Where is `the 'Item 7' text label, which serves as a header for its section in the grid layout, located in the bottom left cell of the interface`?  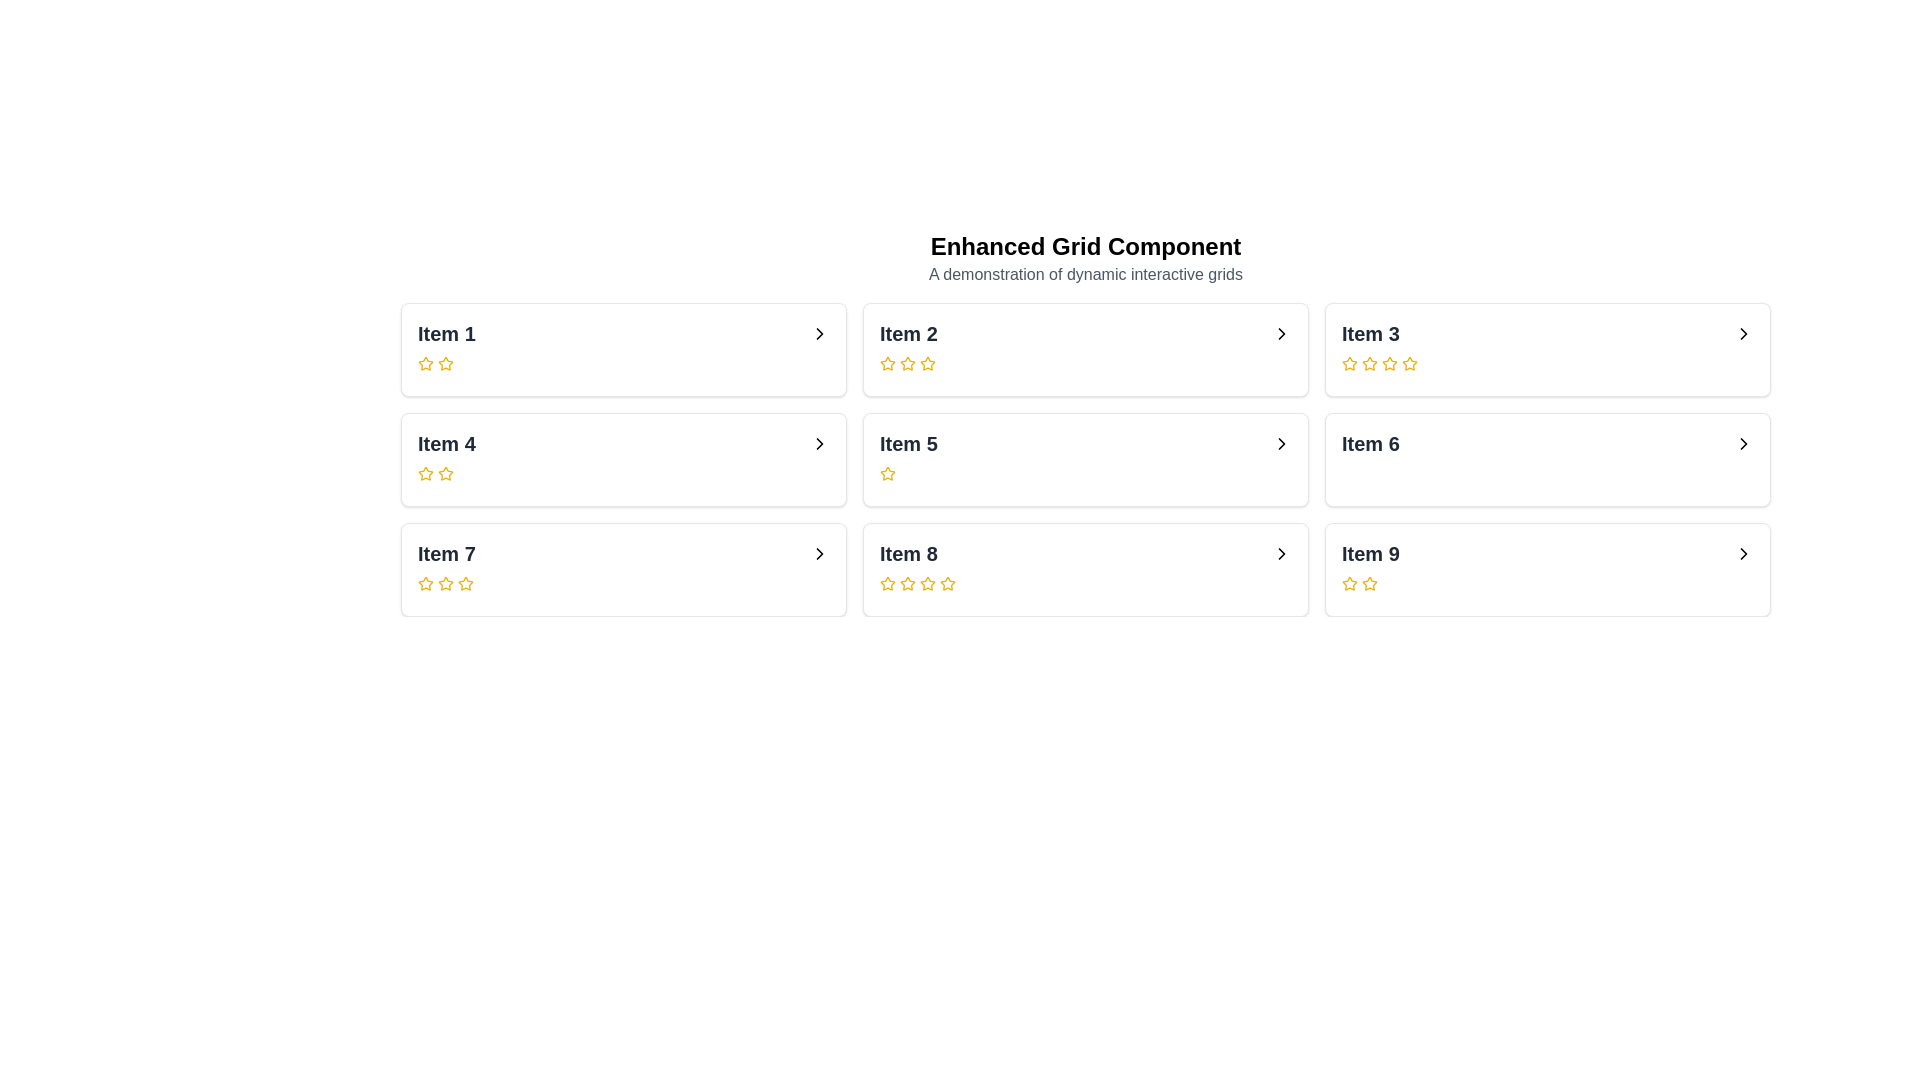 the 'Item 7' text label, which serves as a header for its section in the grid layout, located in the bottom left cell of the interface is located at coordinates (445, 554).